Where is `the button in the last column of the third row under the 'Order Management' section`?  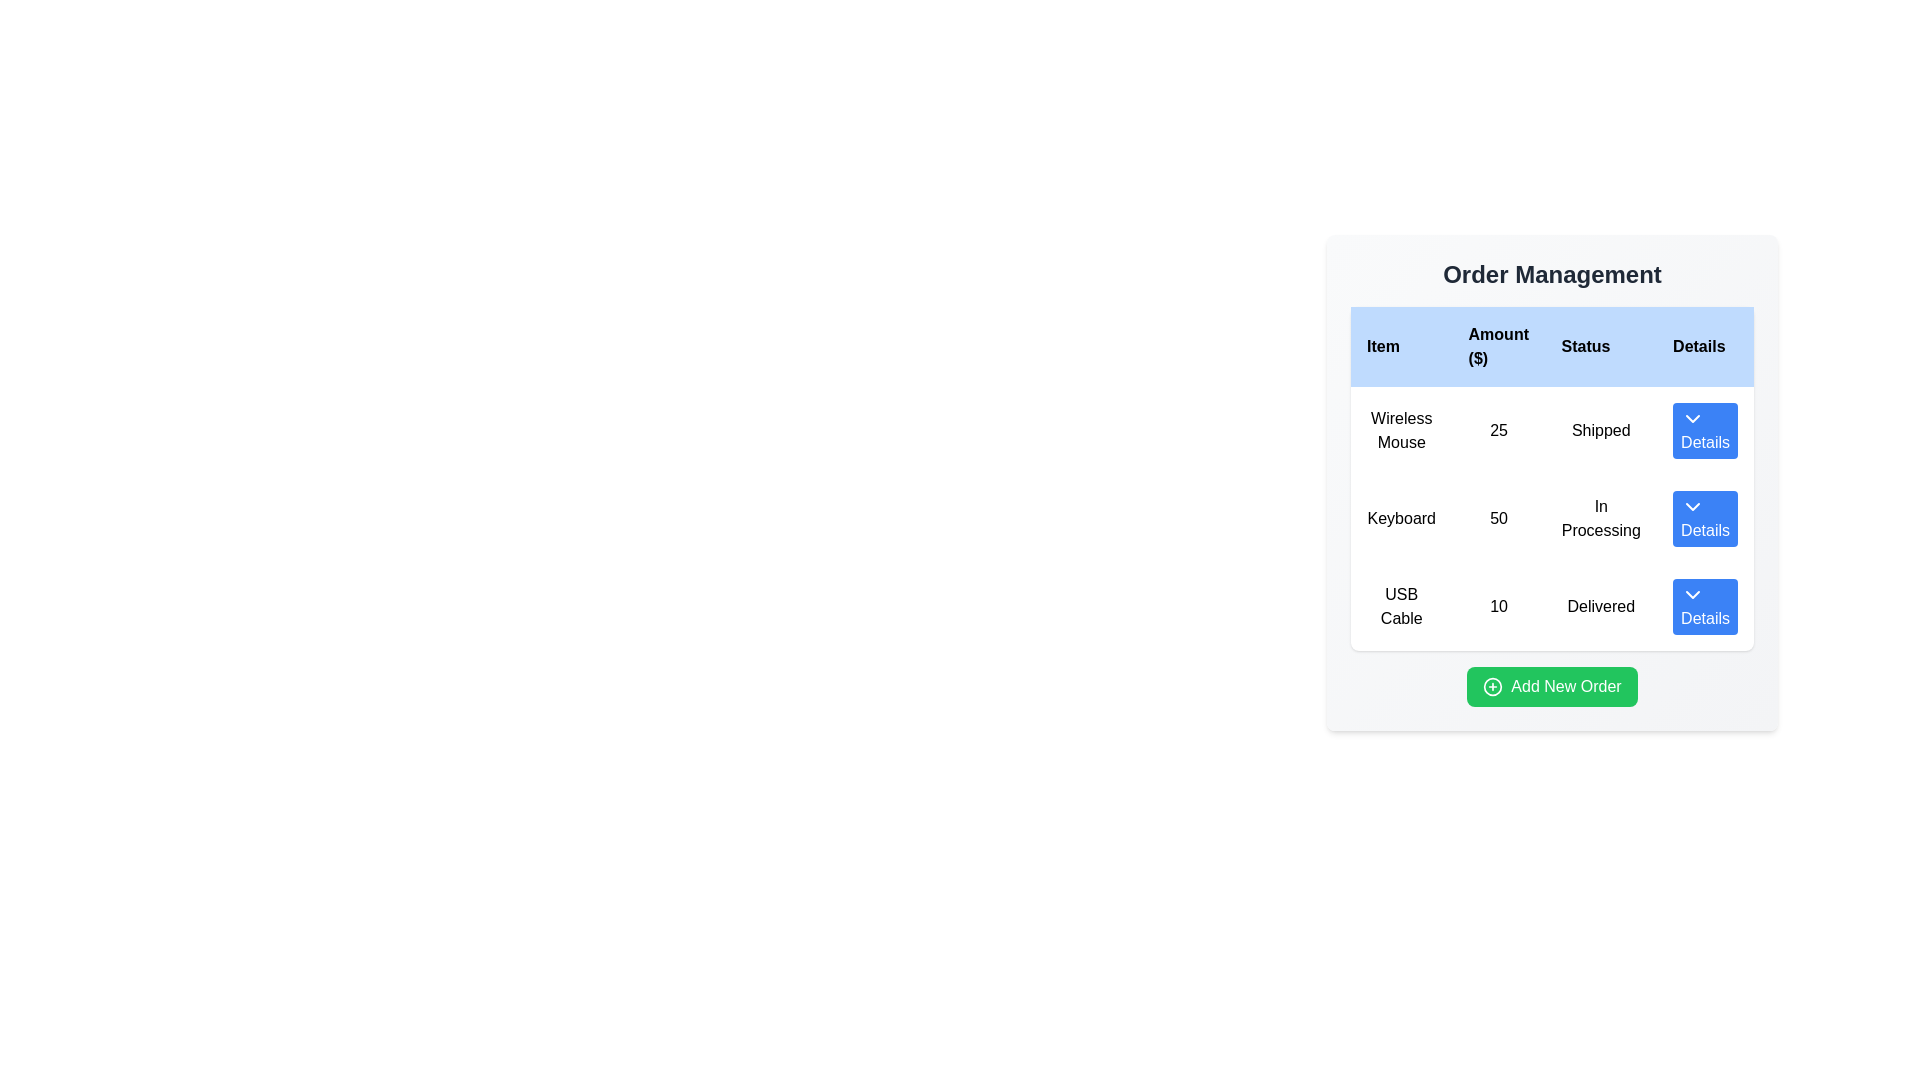 the button in the last column of the third row under the 'Order Management' section is located at coordinates (1704, 605).